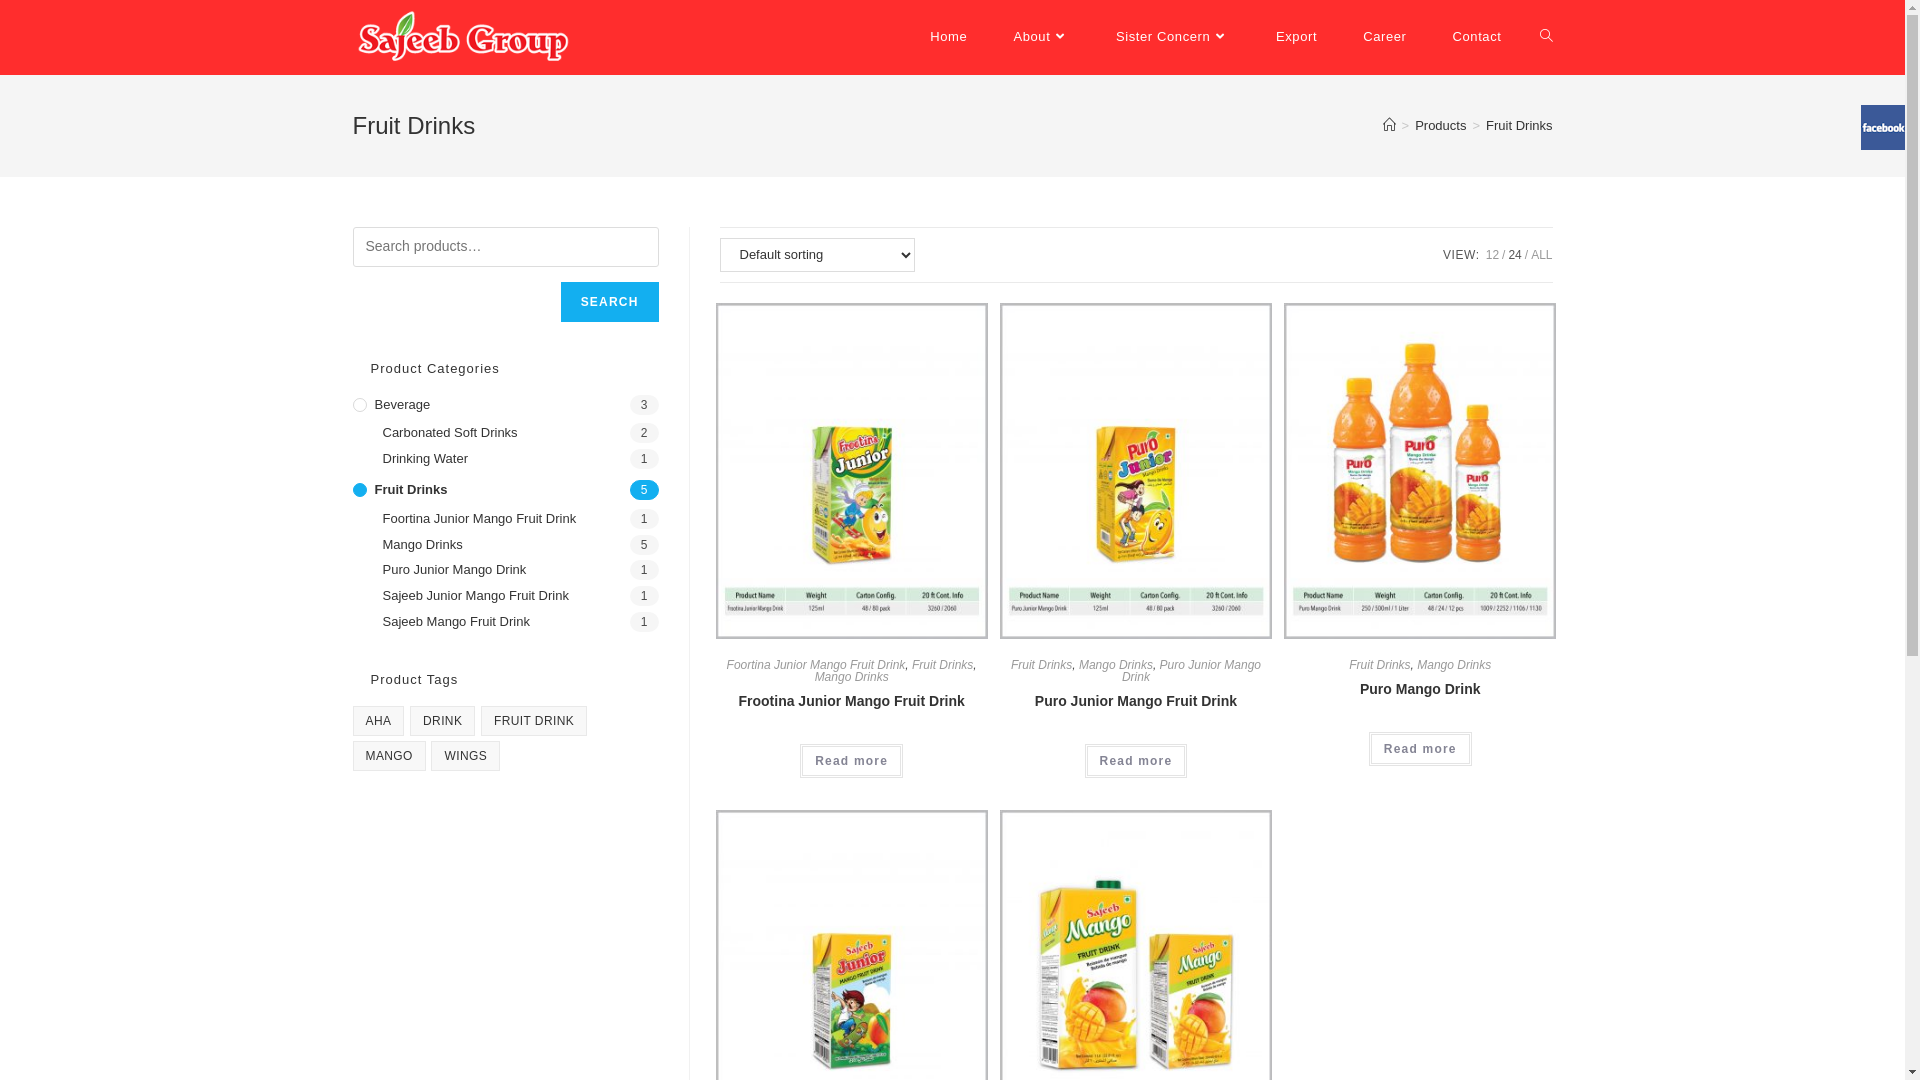  I want to click on 'About', so click(1040, 37).